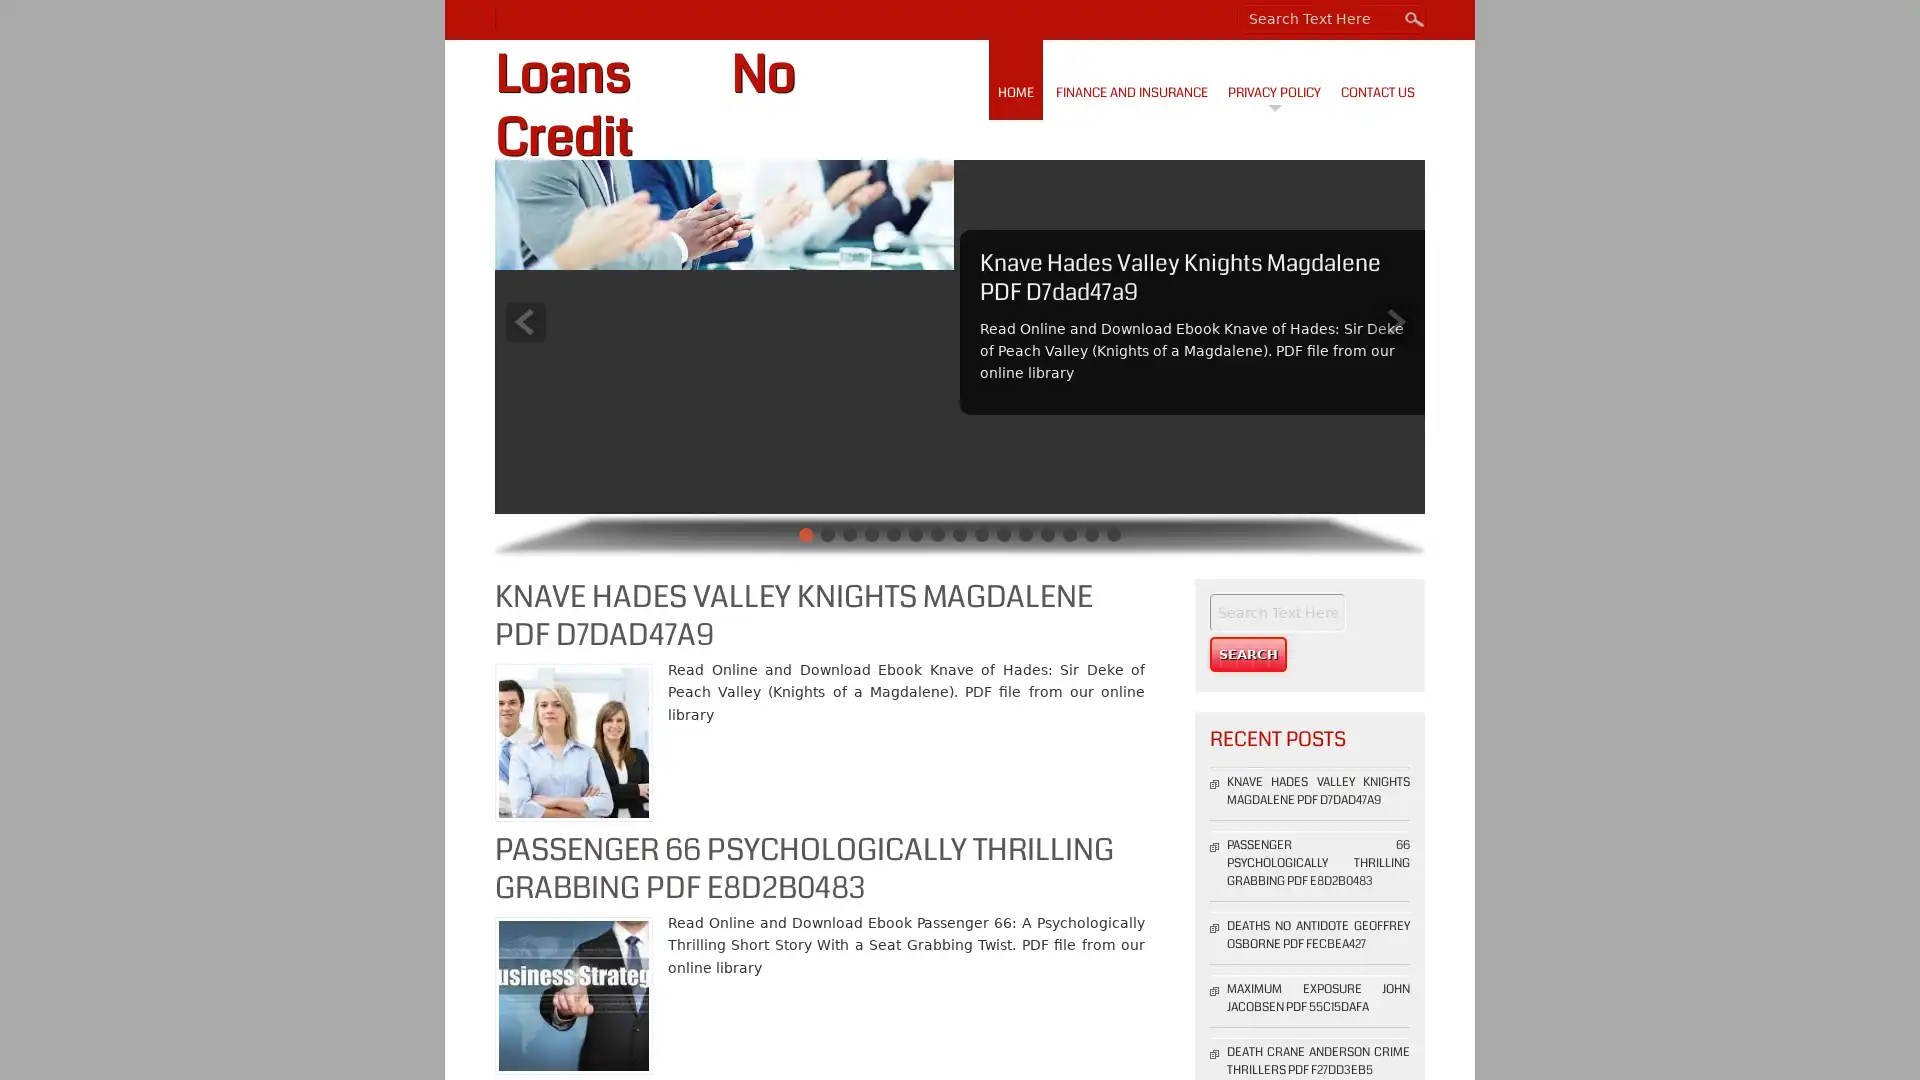 This screenshot has width=1920, height=1080. What do you see at coordinates (1247, 654) in the screenshot?
I see `Search` at bounding box center [1247, 654].